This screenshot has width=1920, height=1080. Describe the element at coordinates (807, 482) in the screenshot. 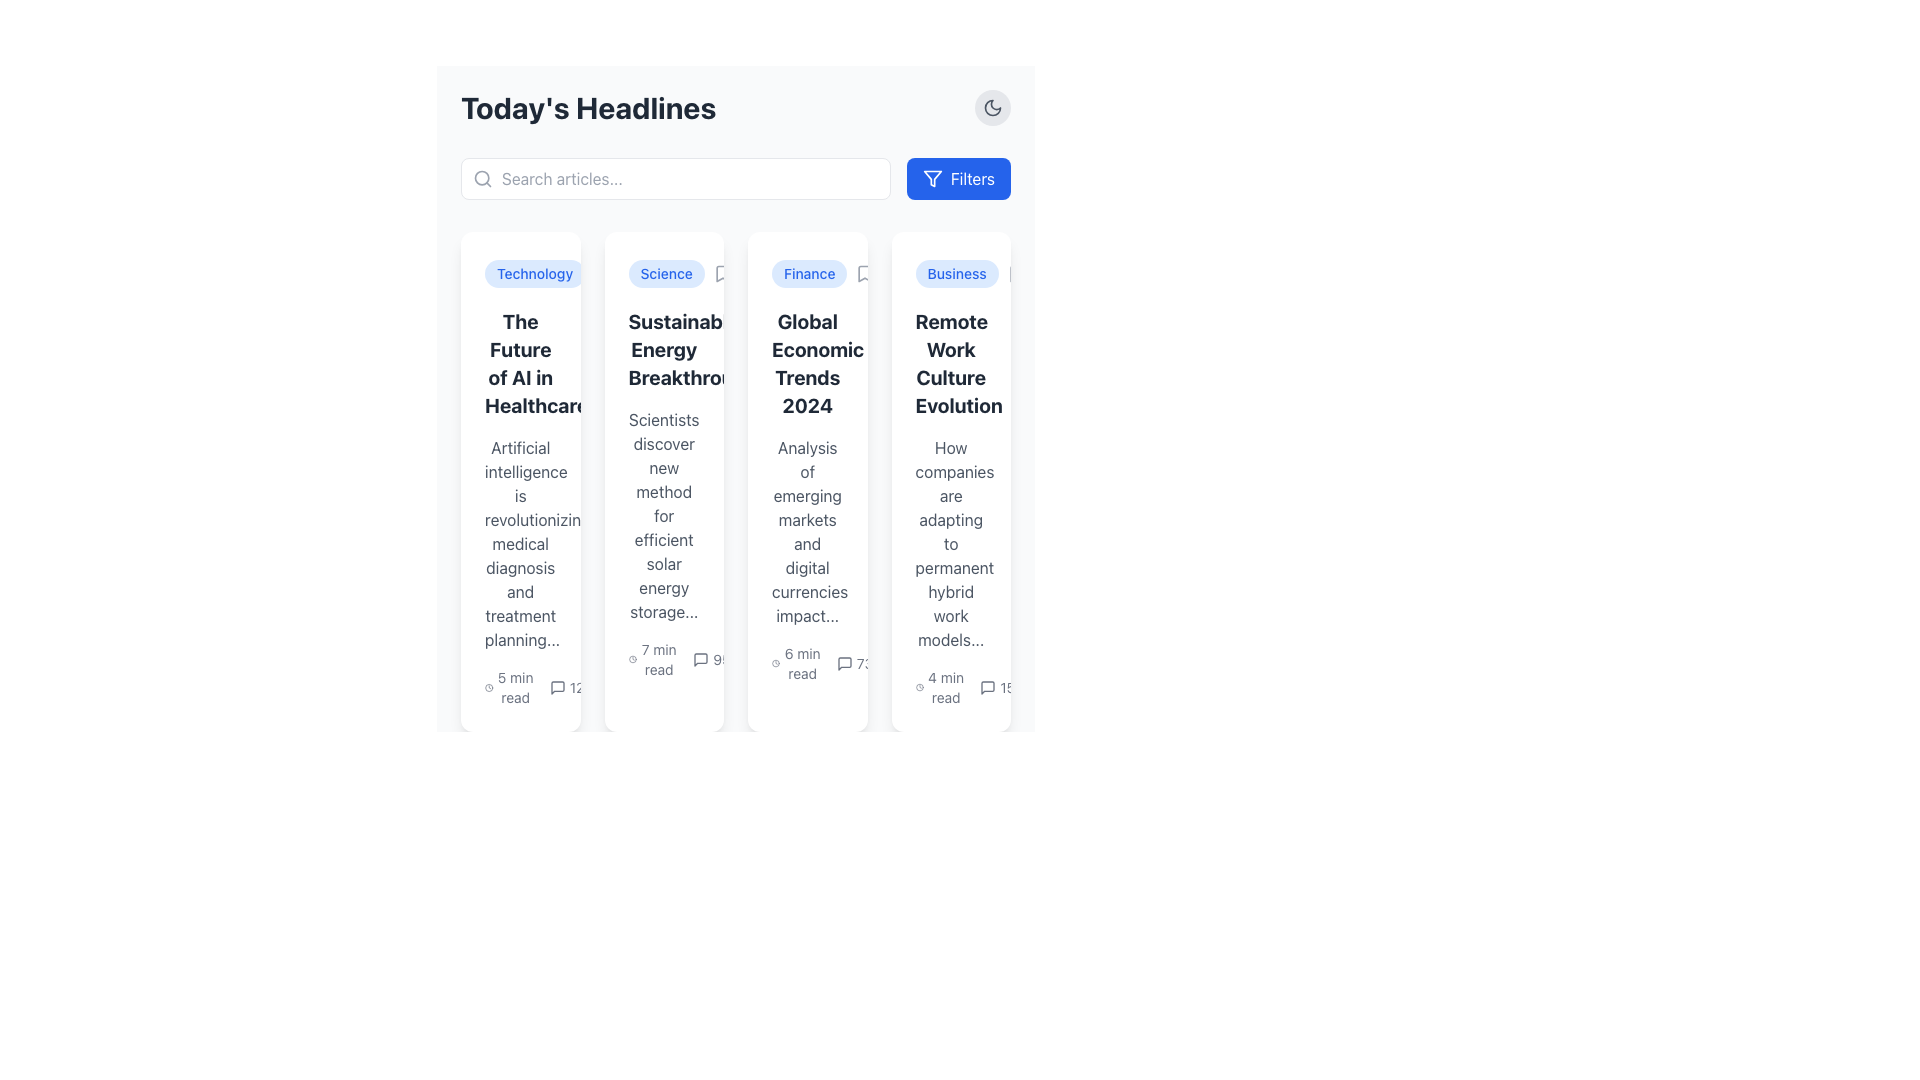

I see `the card titled 'Global Economic Trends 2024' located in the third column of the grid layout within the 'Today's Headlines' section` at that location.